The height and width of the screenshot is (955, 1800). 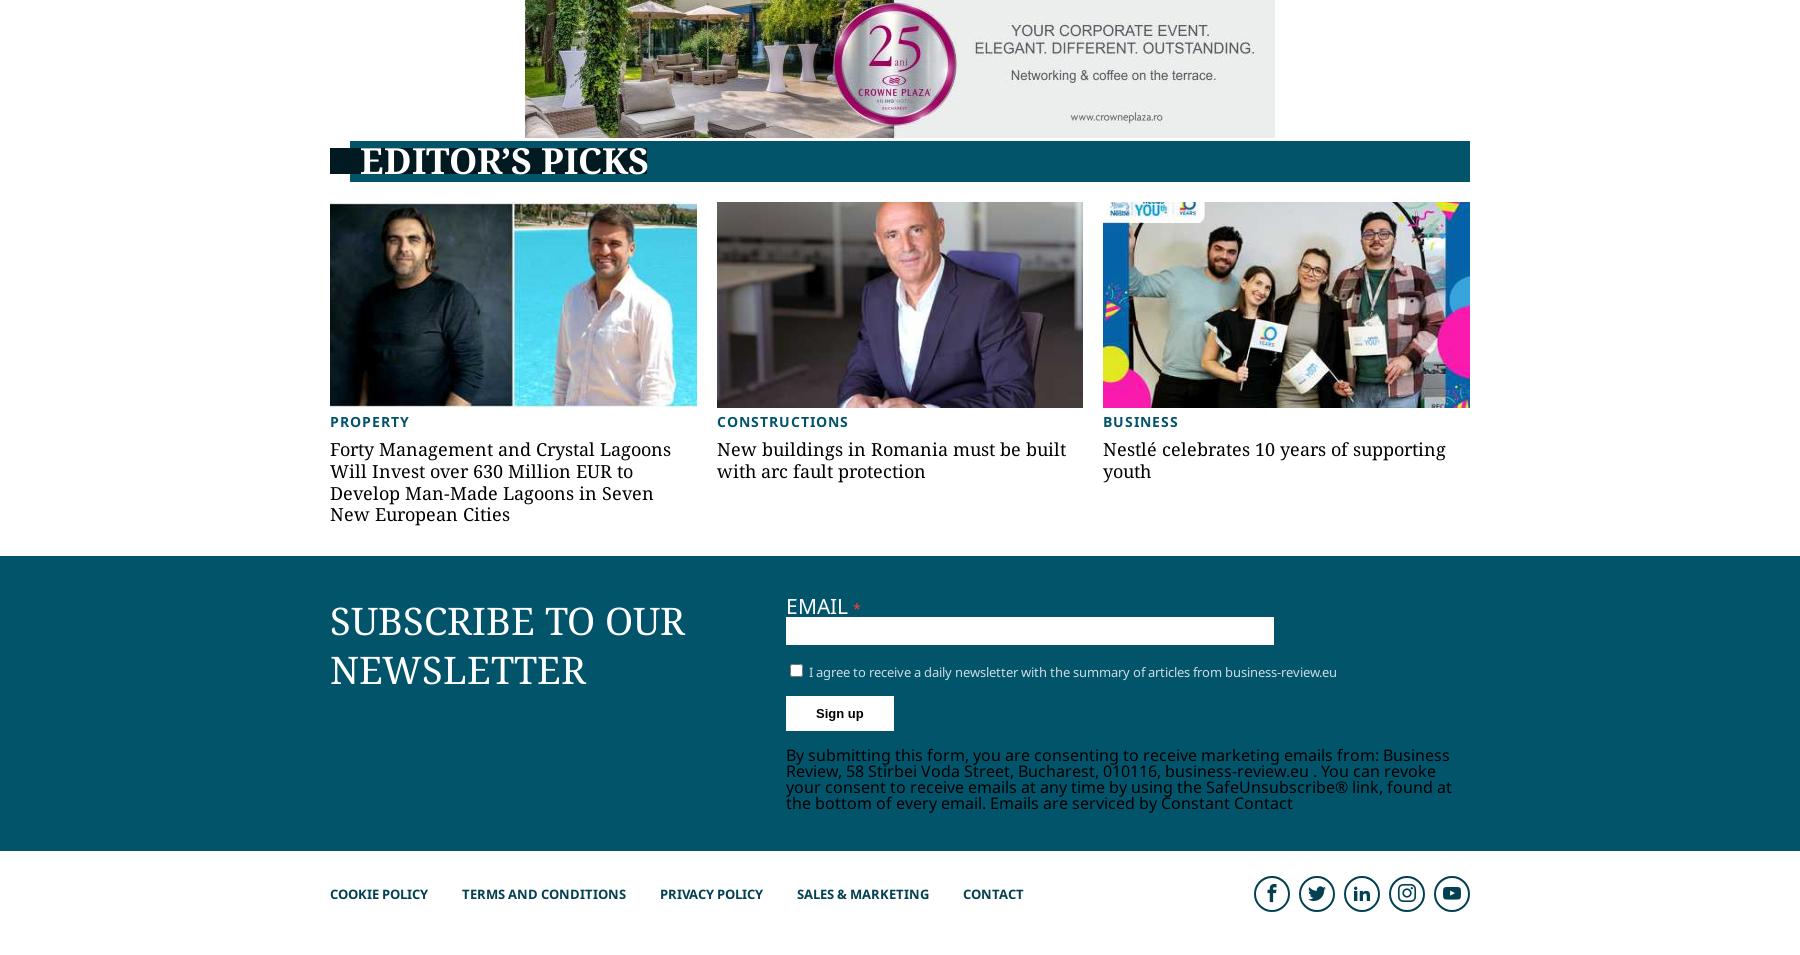 What do you see at coordinates (819, 604) in the screenshot?
I see `'Email'` at bounding box center [819, 604].